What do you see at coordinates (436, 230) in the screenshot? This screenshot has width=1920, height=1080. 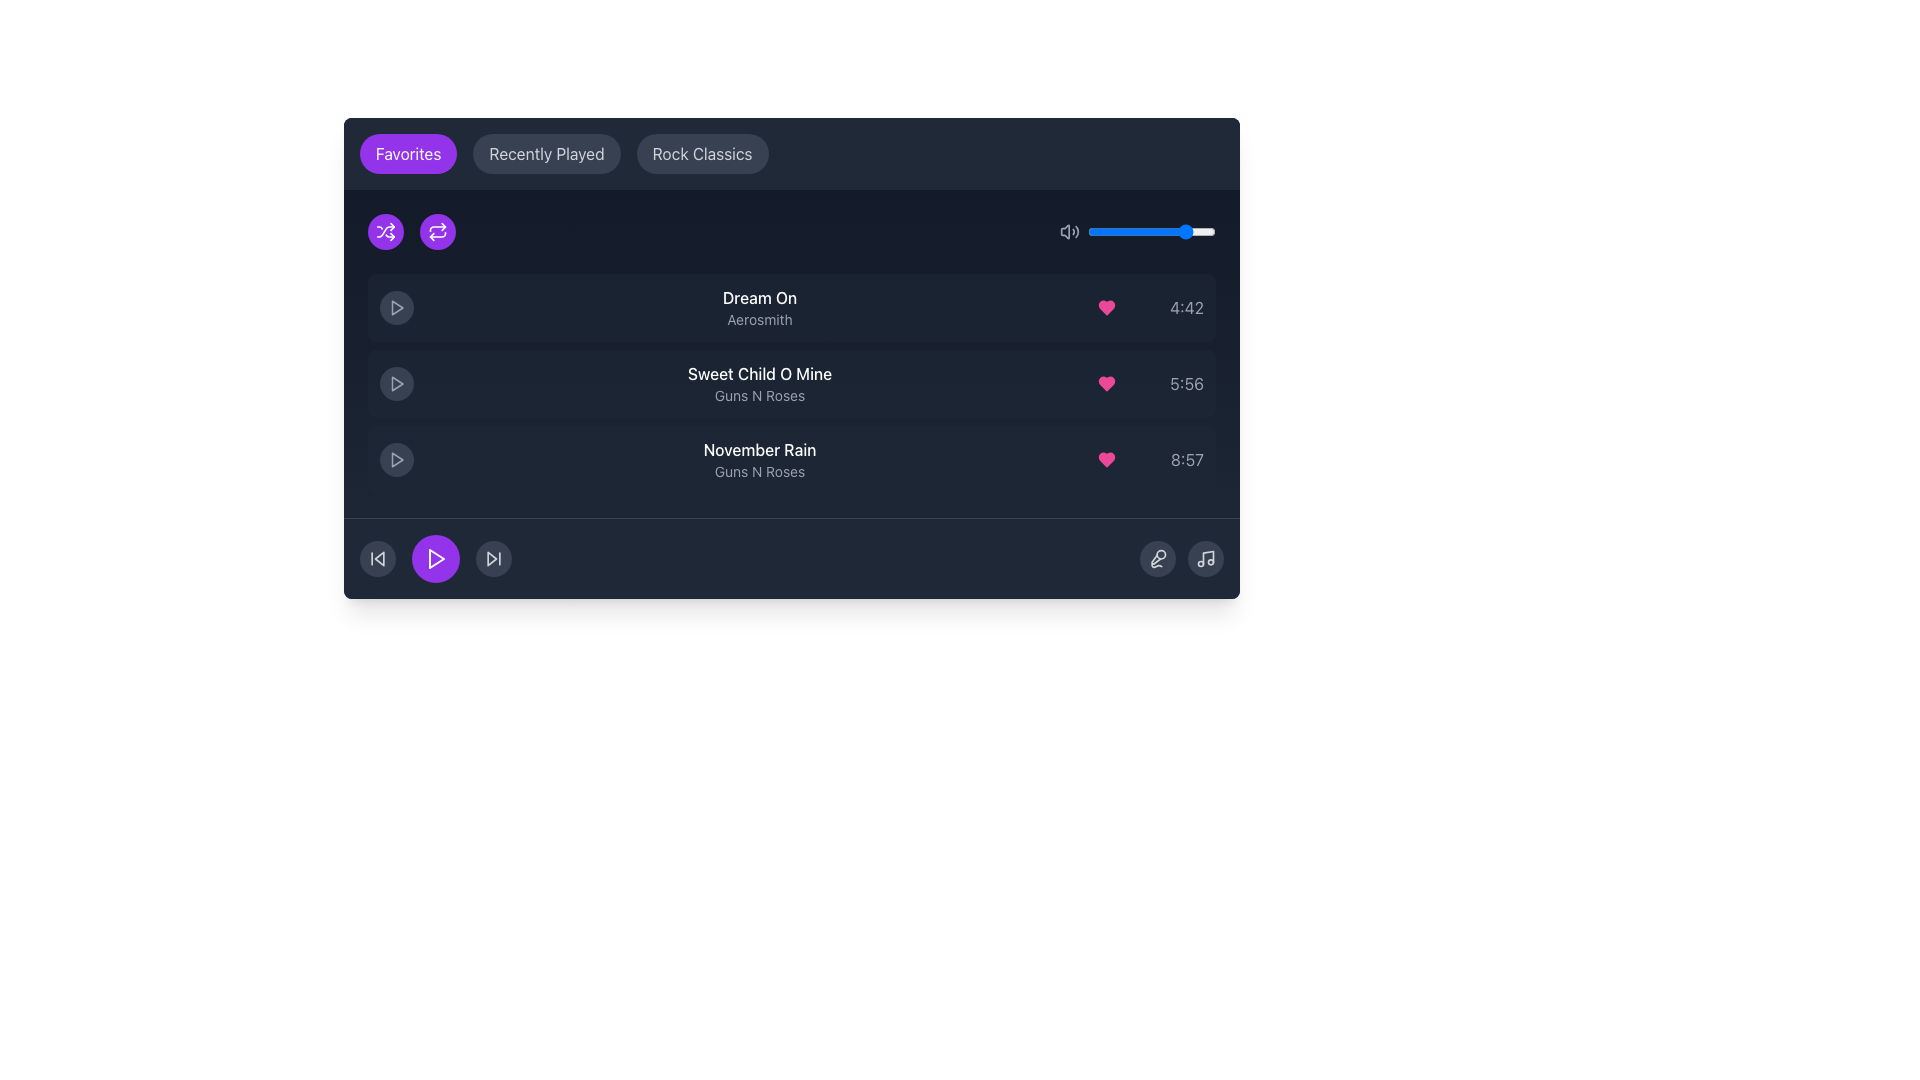 I see `the second circular button in the set of two, located at the top left corner of the section` at bounding box center [436, 230].